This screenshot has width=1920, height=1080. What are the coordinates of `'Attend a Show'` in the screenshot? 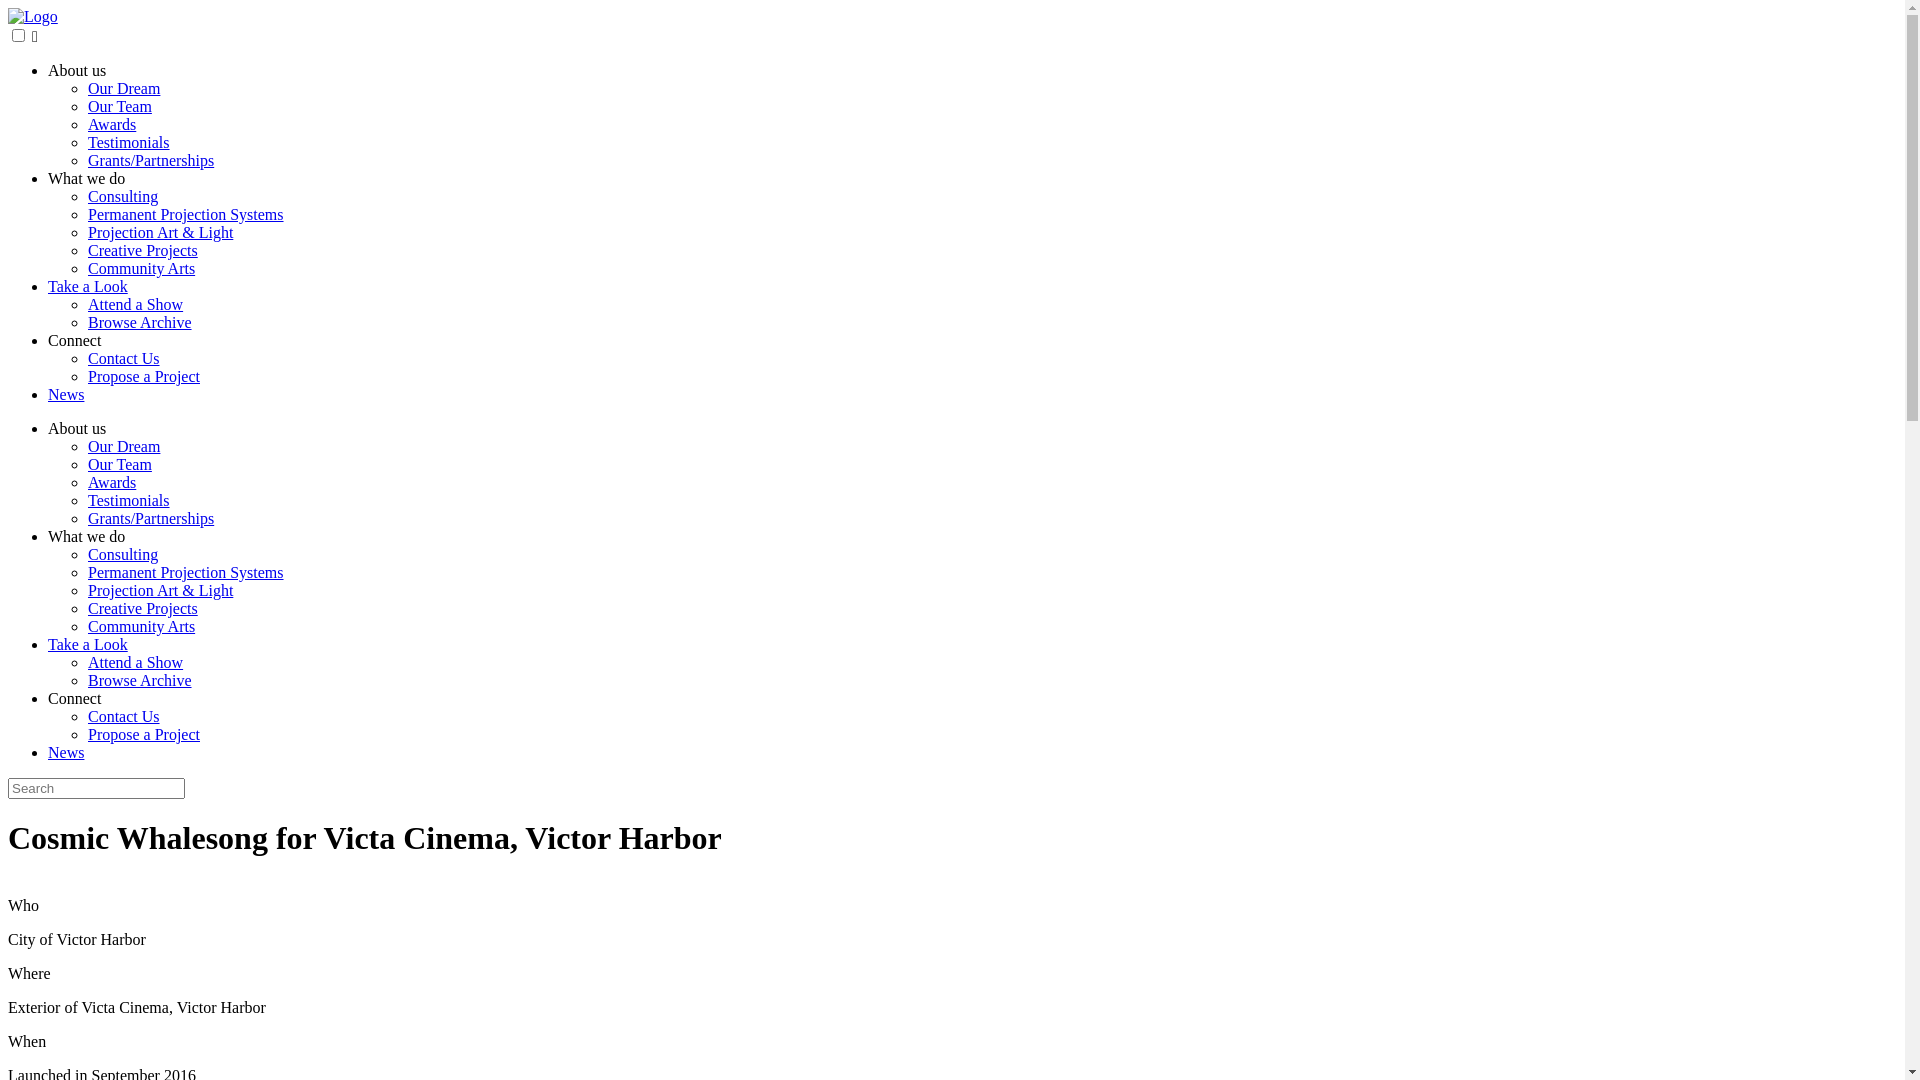 It's located at (134, 304).